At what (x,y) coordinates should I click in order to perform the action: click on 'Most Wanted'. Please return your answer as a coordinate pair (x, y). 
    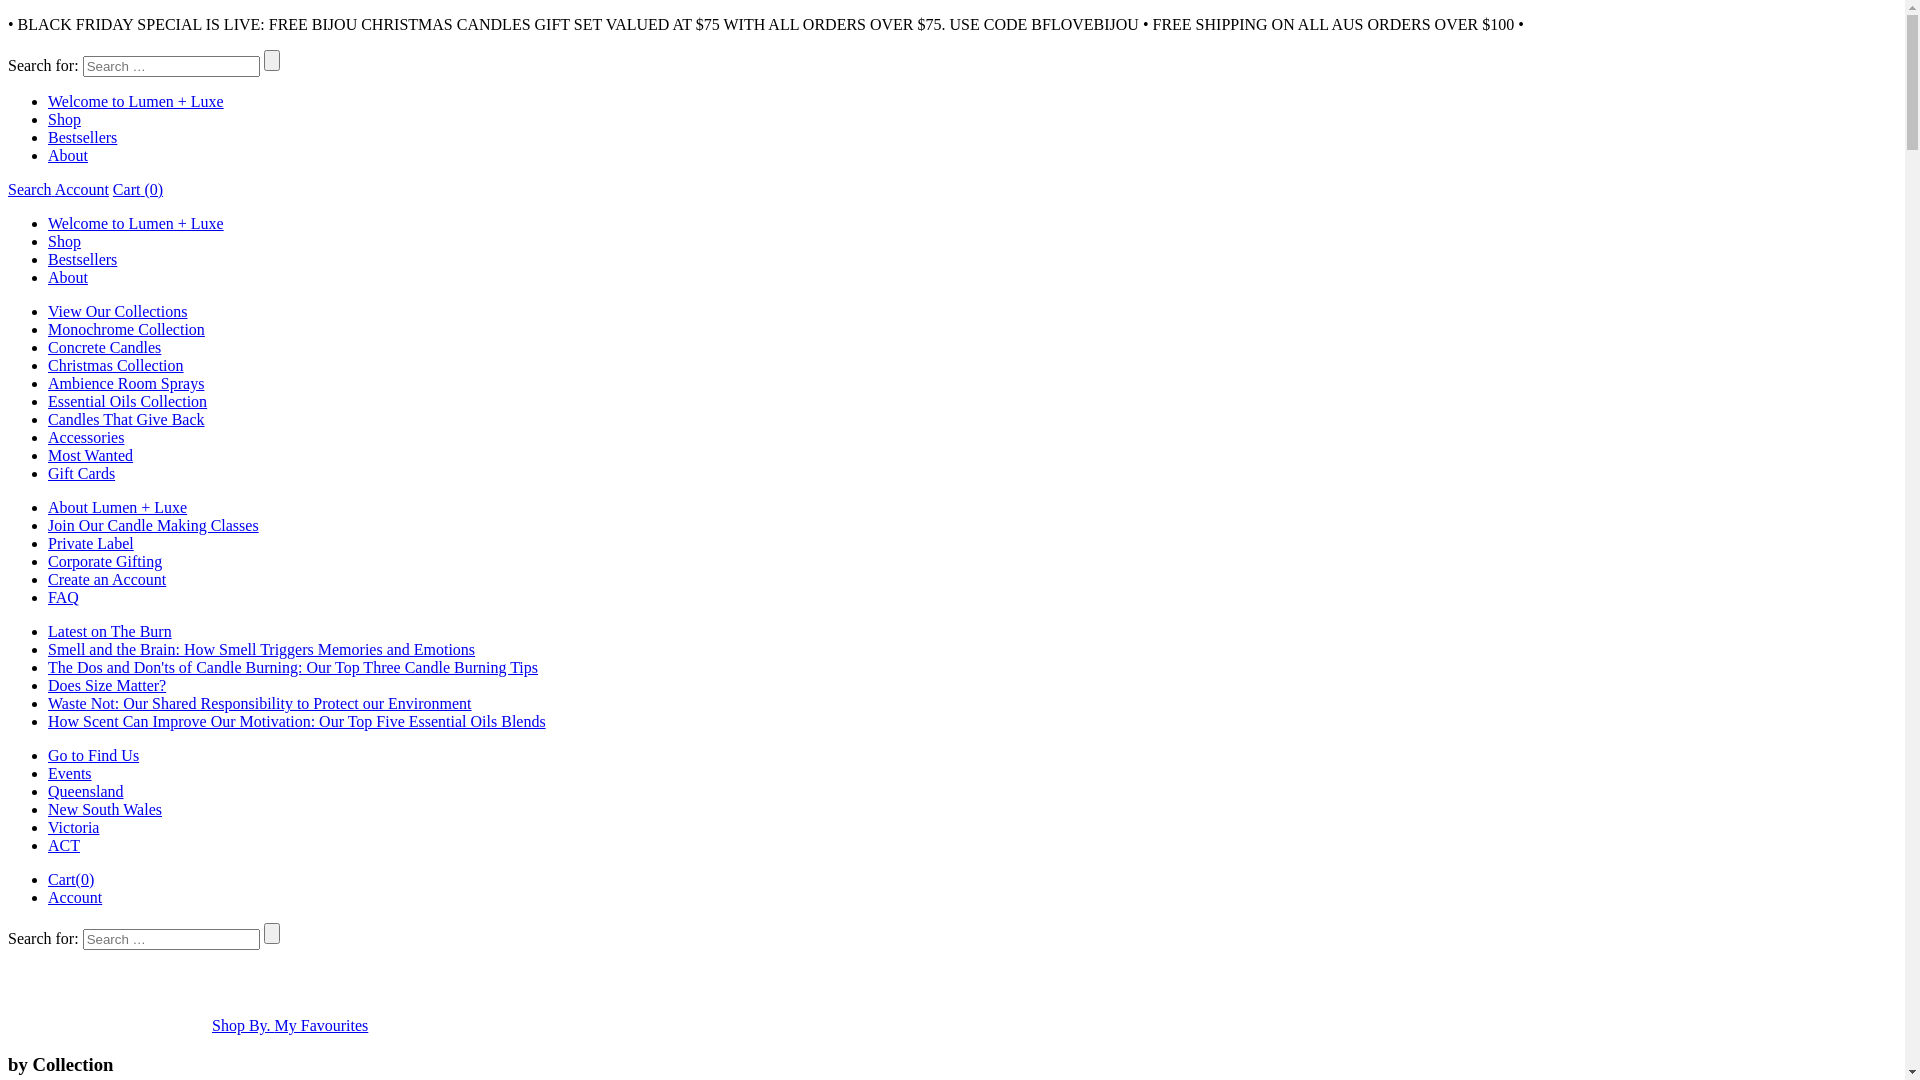
    Looking at the image, I should click on (89, 455).